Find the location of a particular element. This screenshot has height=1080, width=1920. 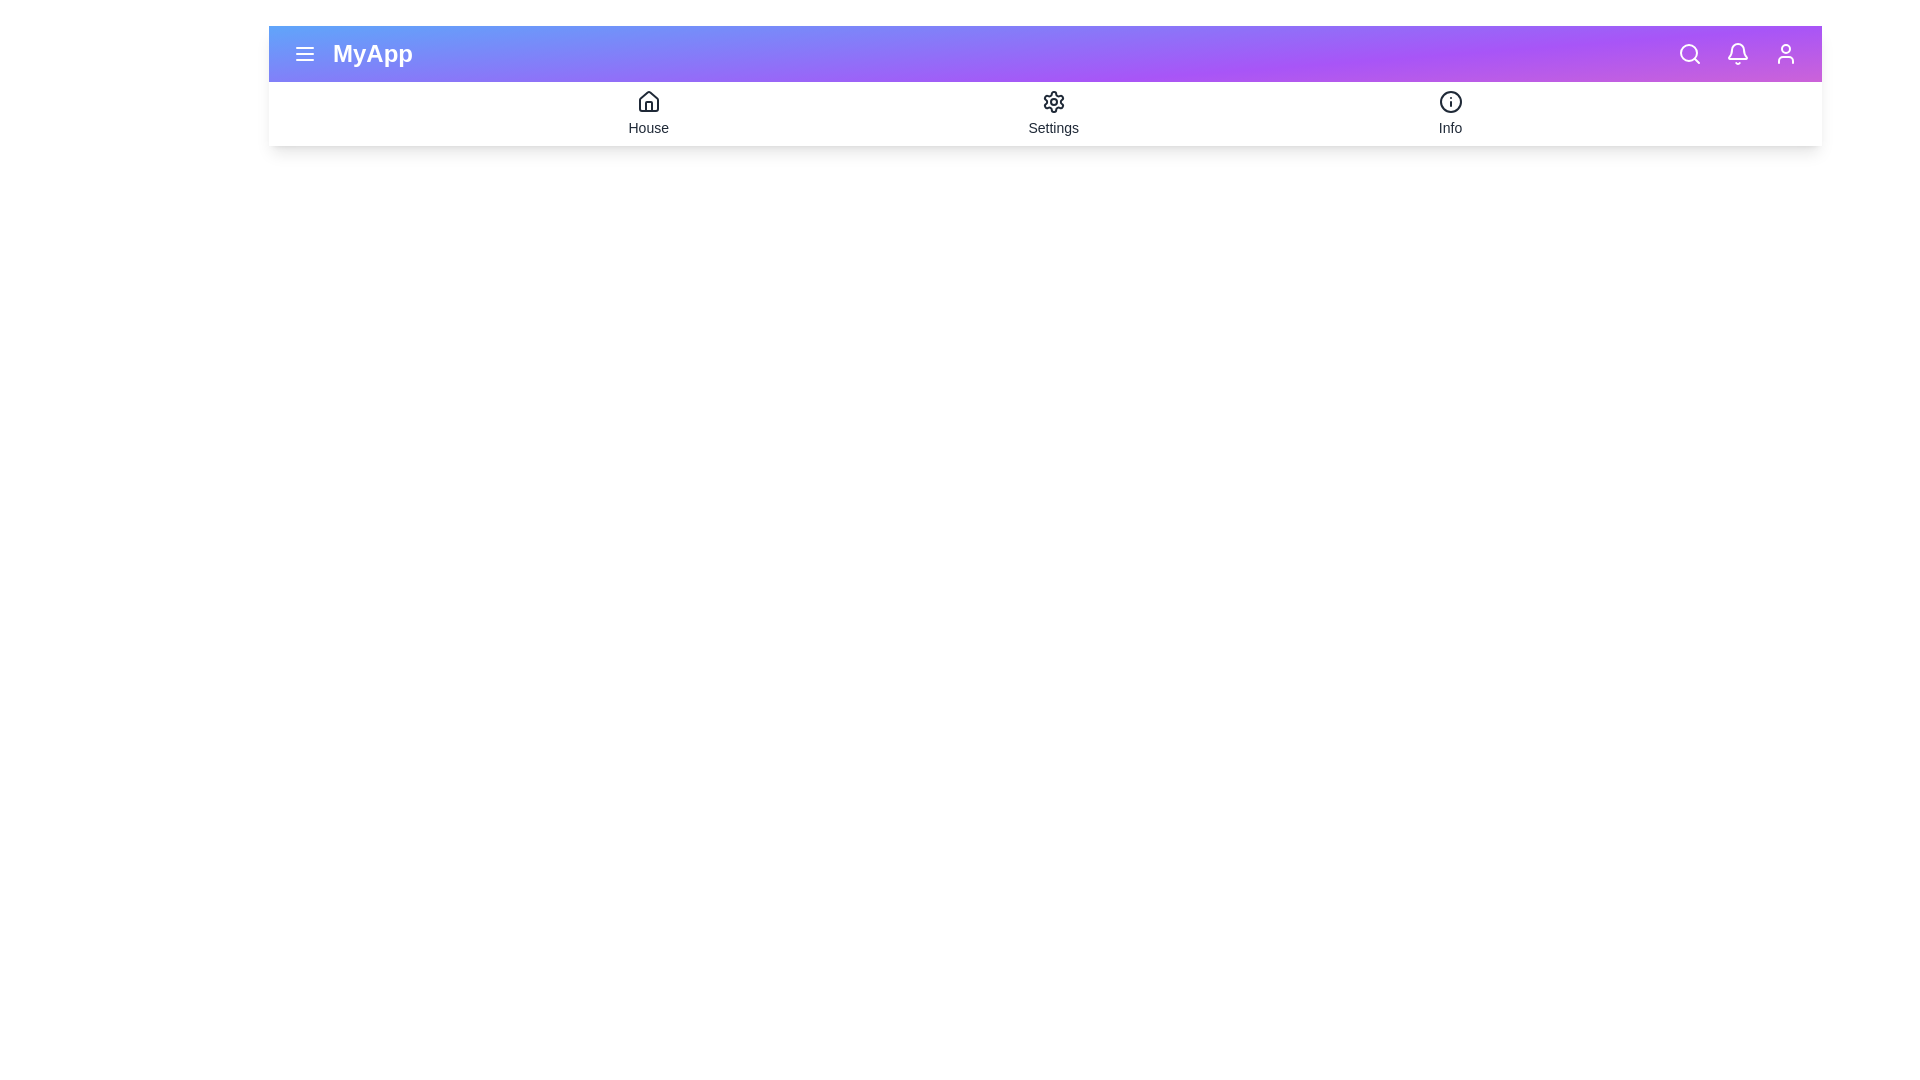

the text label House to select it is located at coordinates (648, 127).